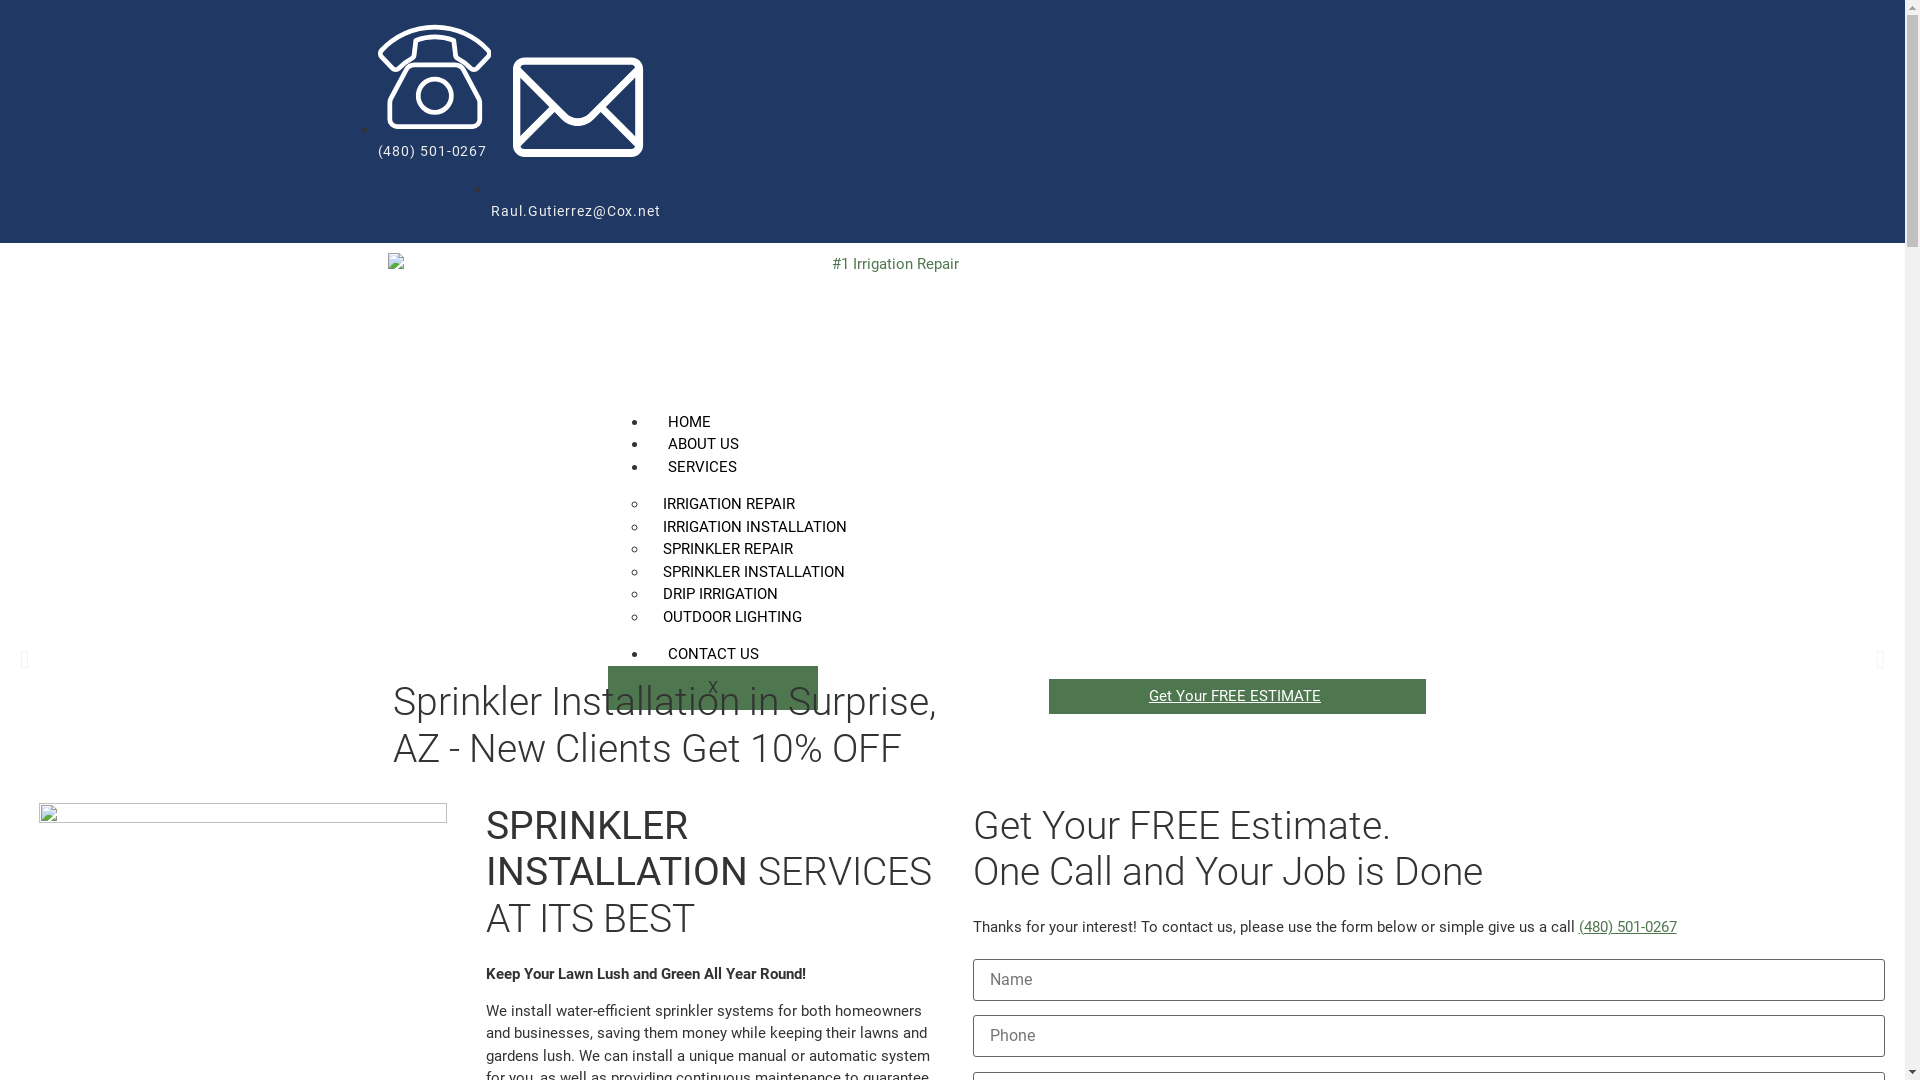 This screenshot has width=1920, height=1080. What do you see at coordinates (1627, 926) in the screenshot?
I see `'(480) 501-0267'` at bounding box center [1627, 926].